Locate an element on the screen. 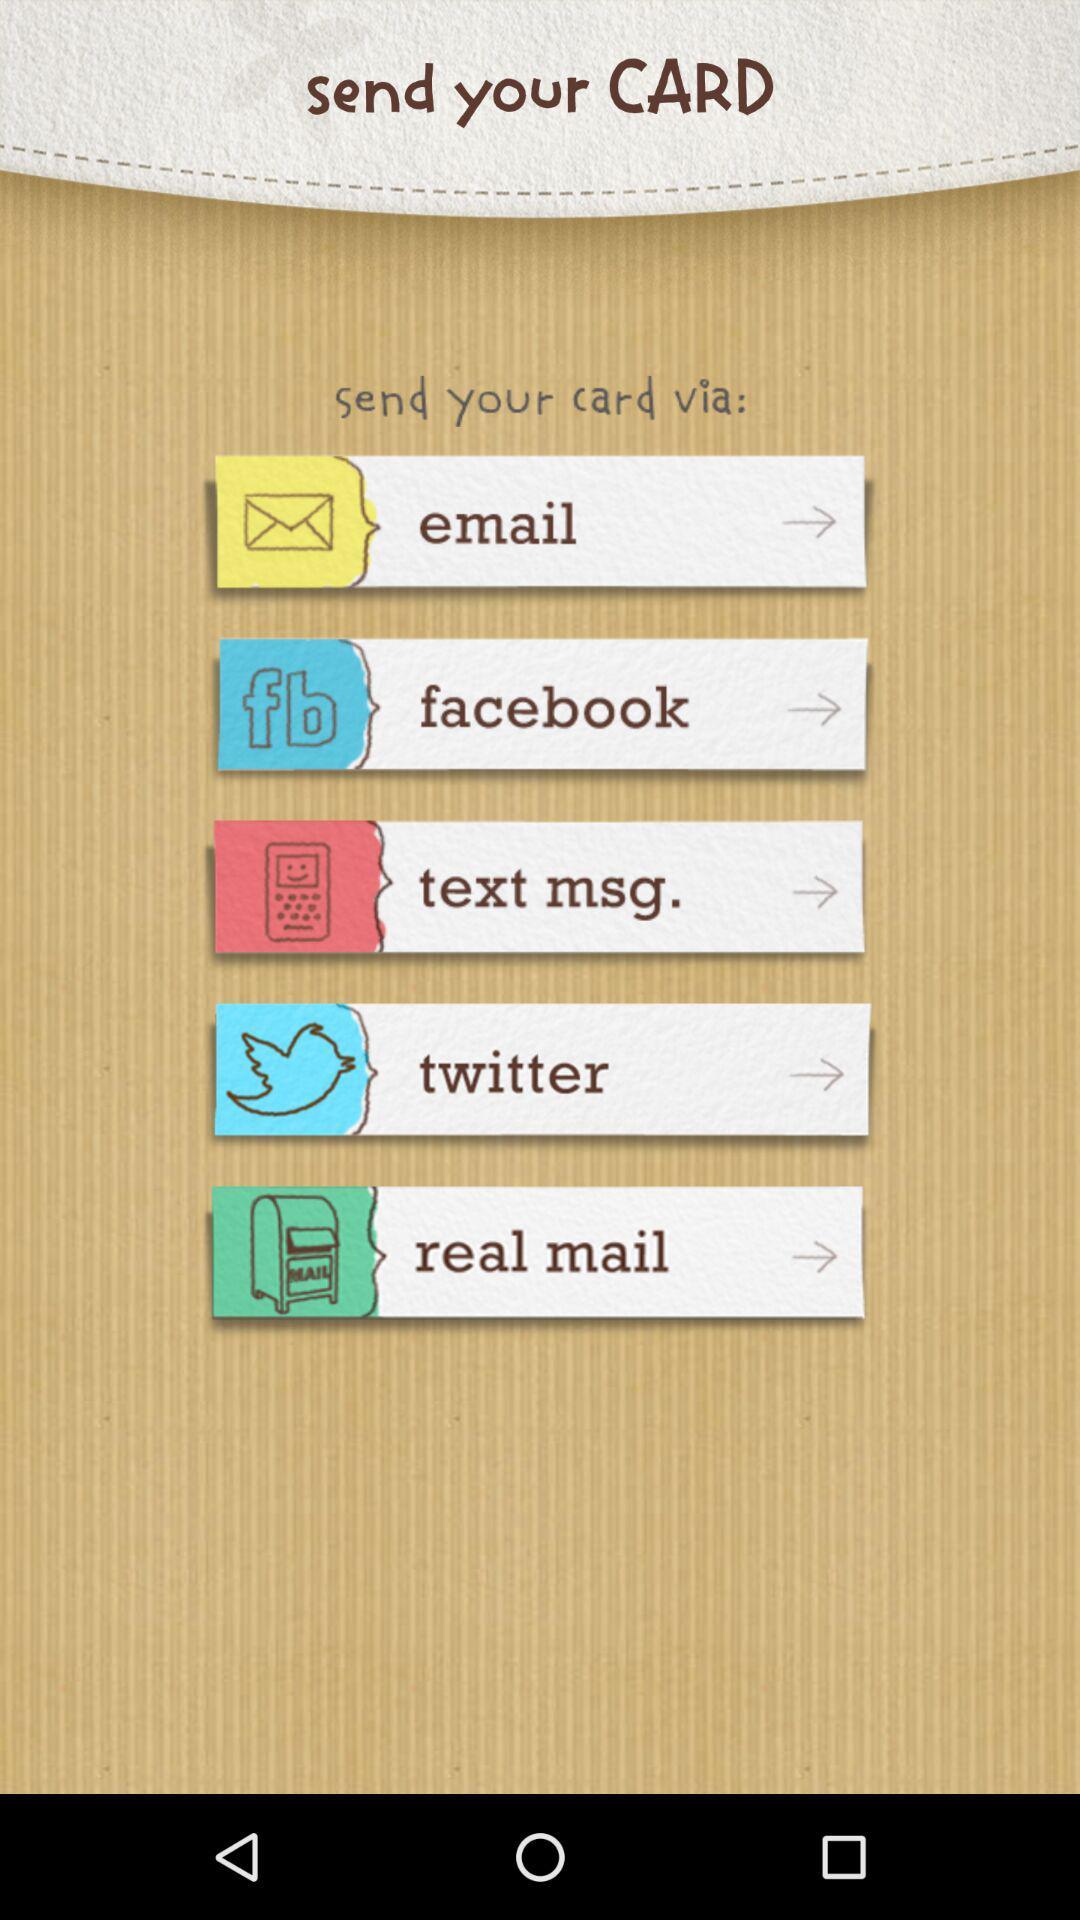  share through facebook is located at coordinates (540, 715).